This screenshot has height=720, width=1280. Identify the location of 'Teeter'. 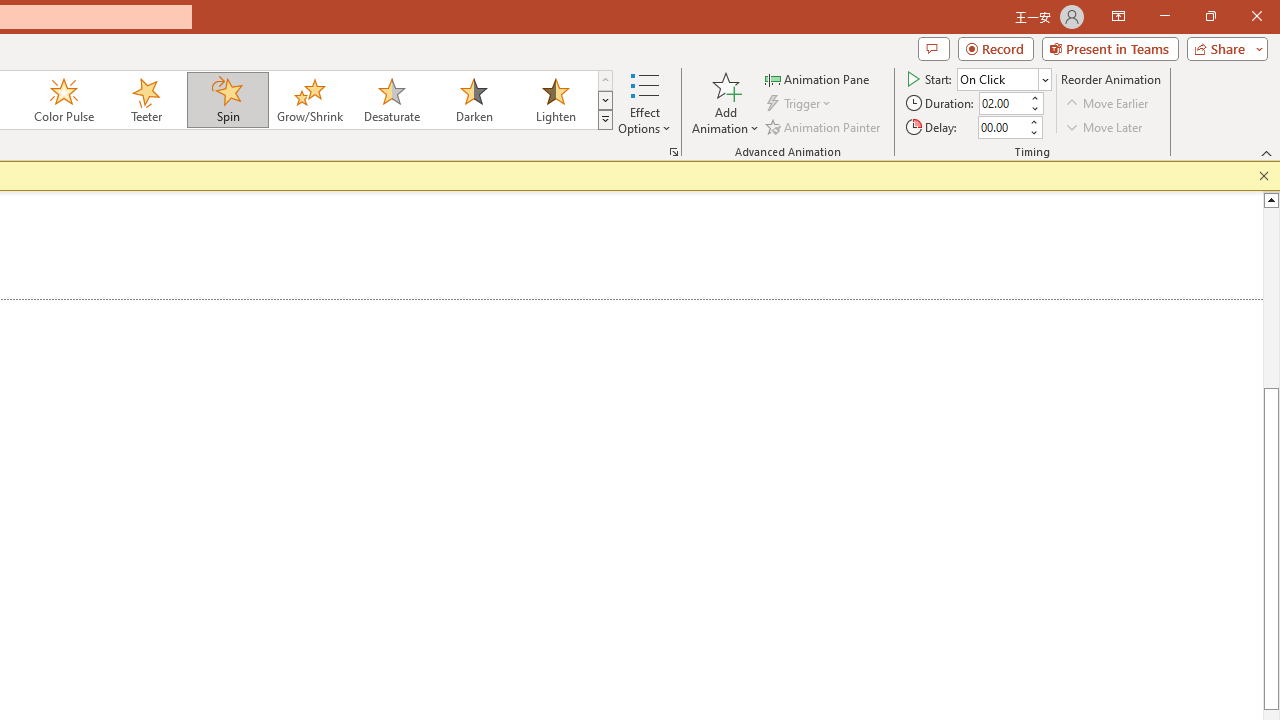
(144, 100).